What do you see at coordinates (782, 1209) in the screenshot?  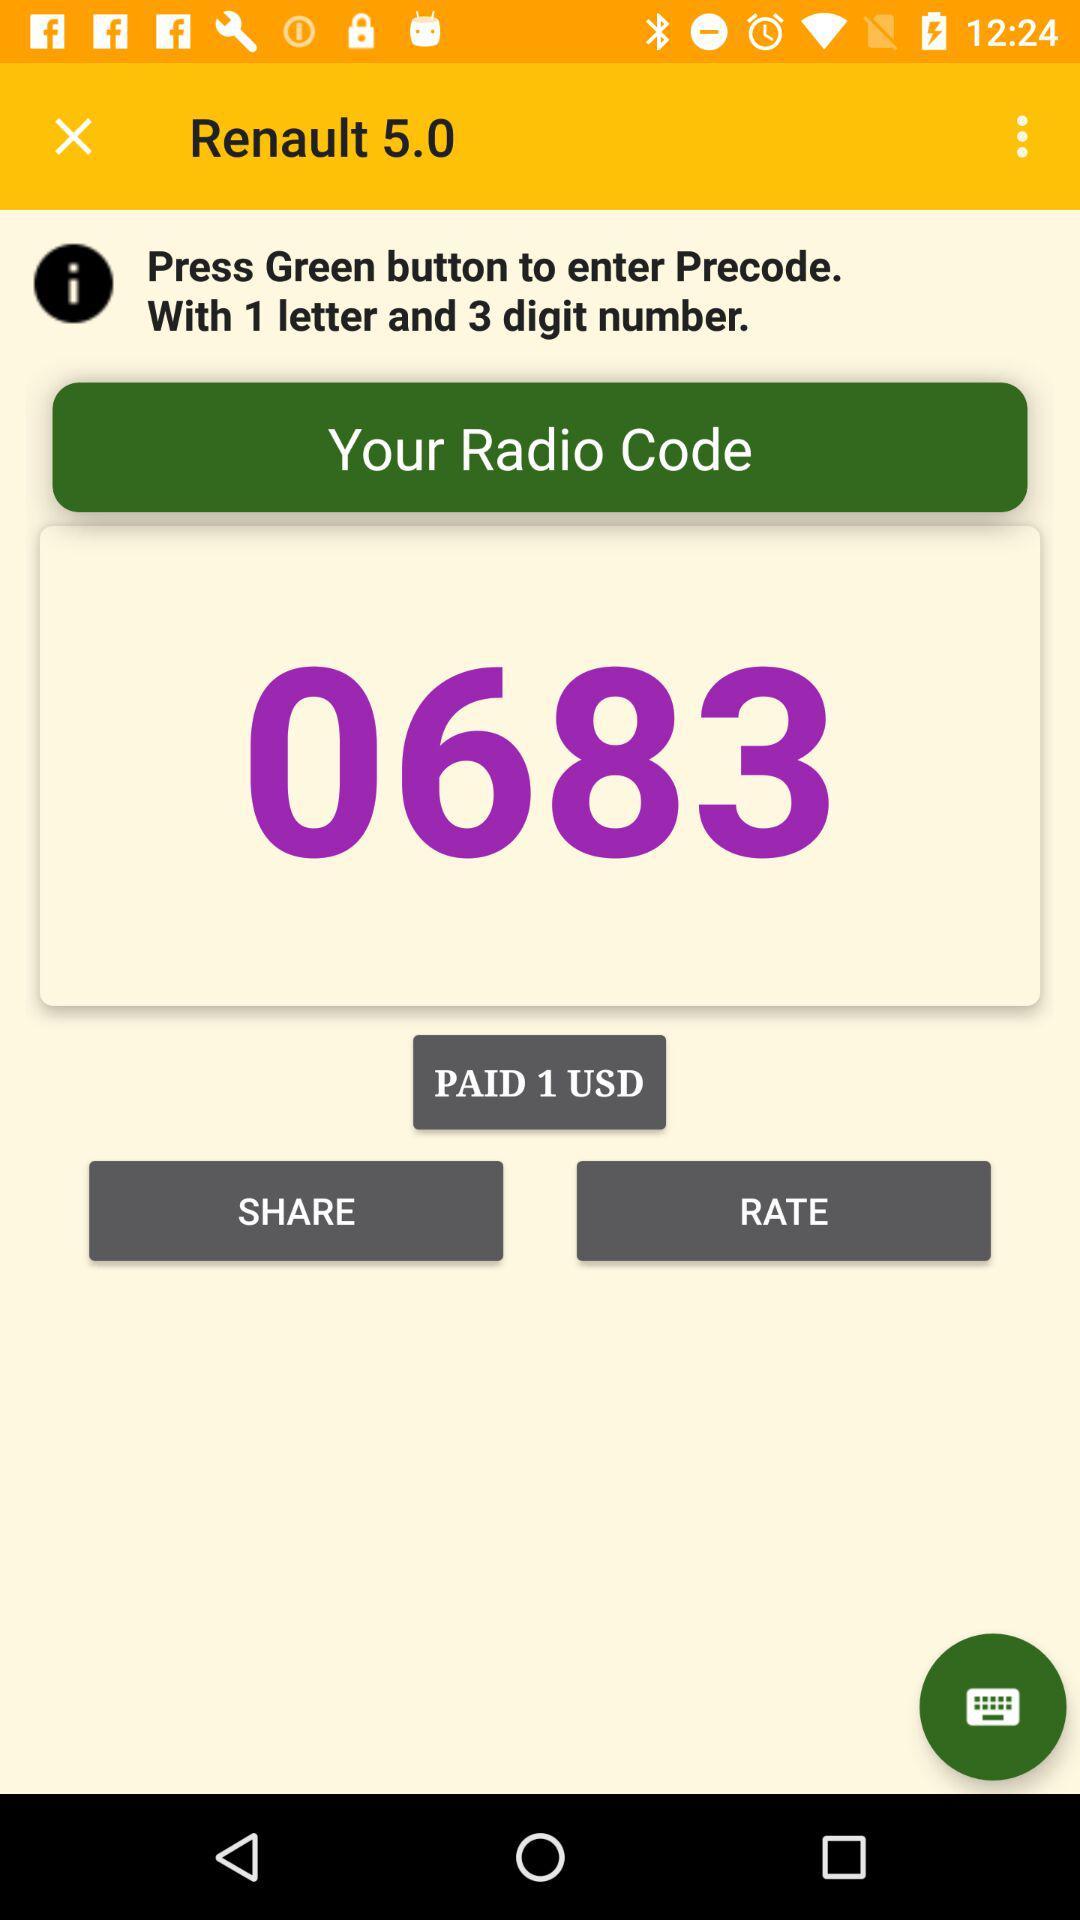 I see `the item next to the share icon` at bounding box center [782, 1209].